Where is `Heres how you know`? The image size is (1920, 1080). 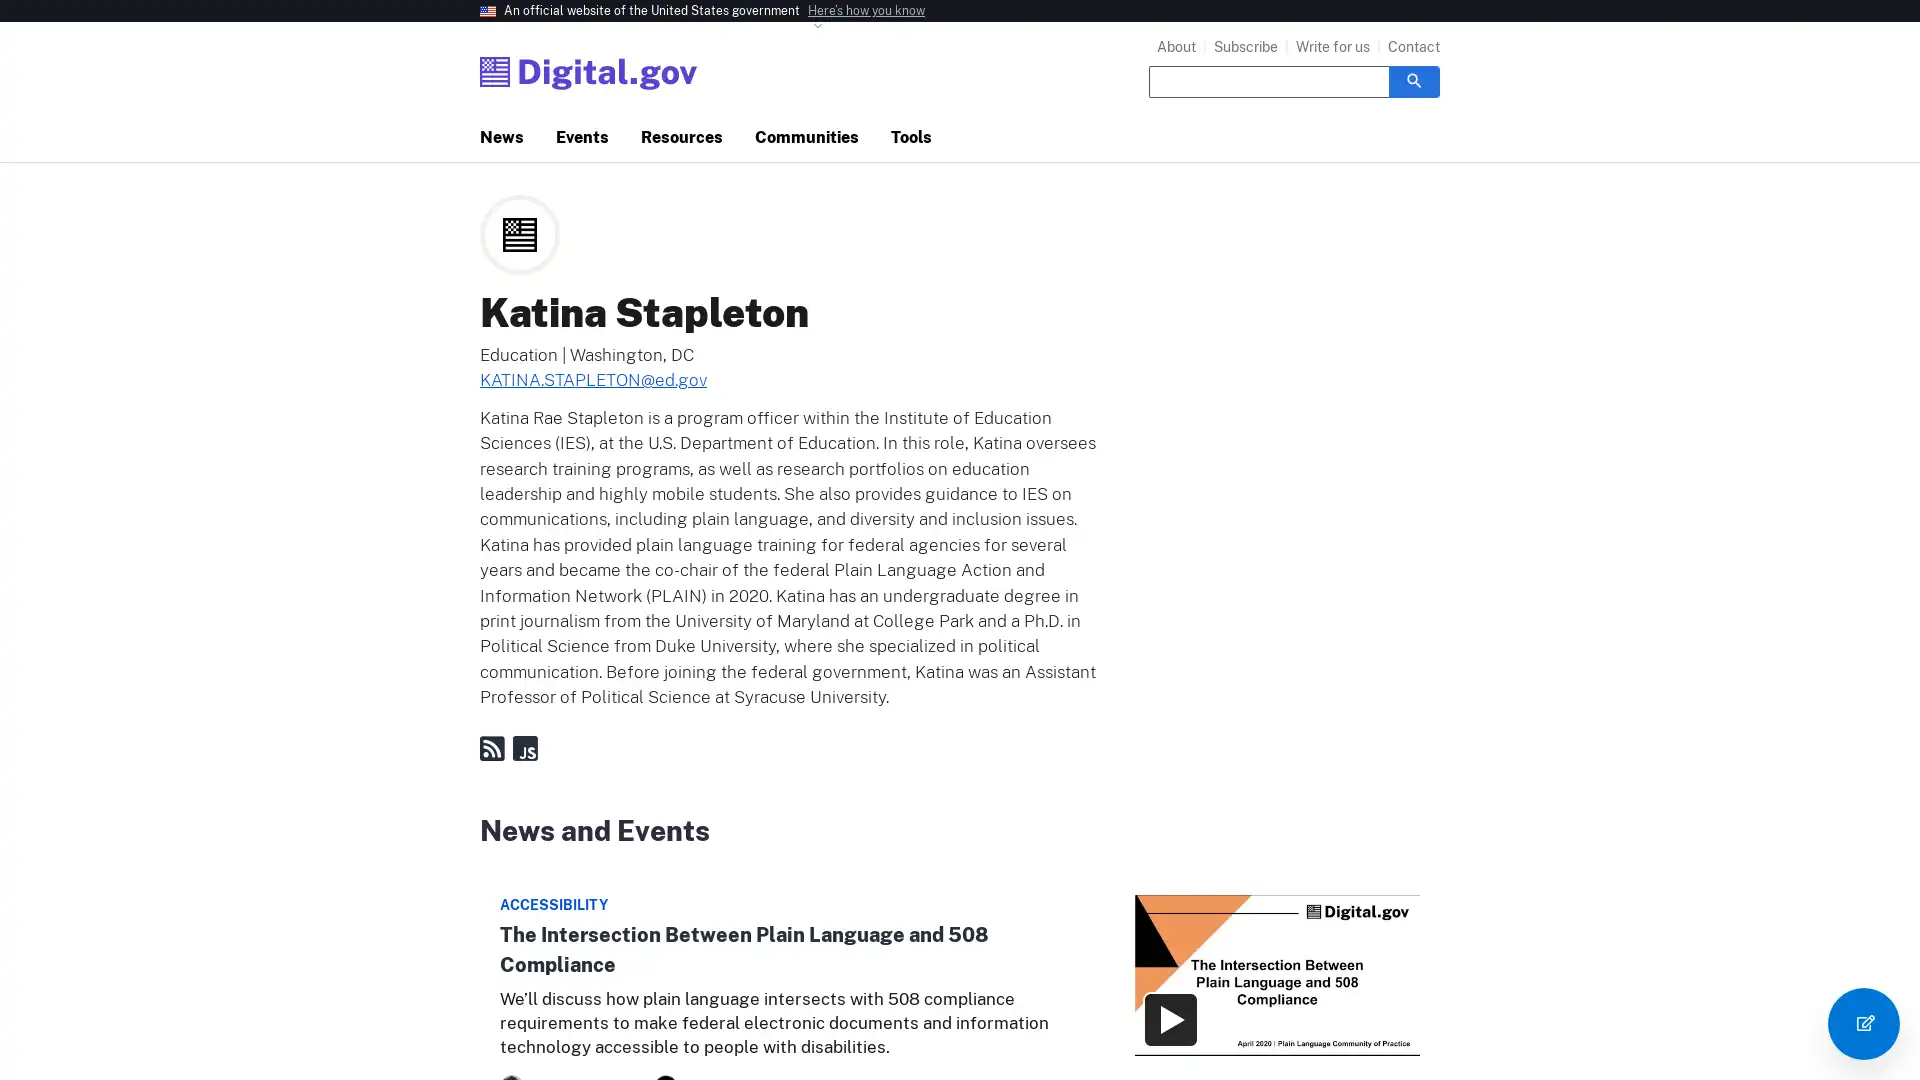 Heres how you know is located at coordinates (866, 11).